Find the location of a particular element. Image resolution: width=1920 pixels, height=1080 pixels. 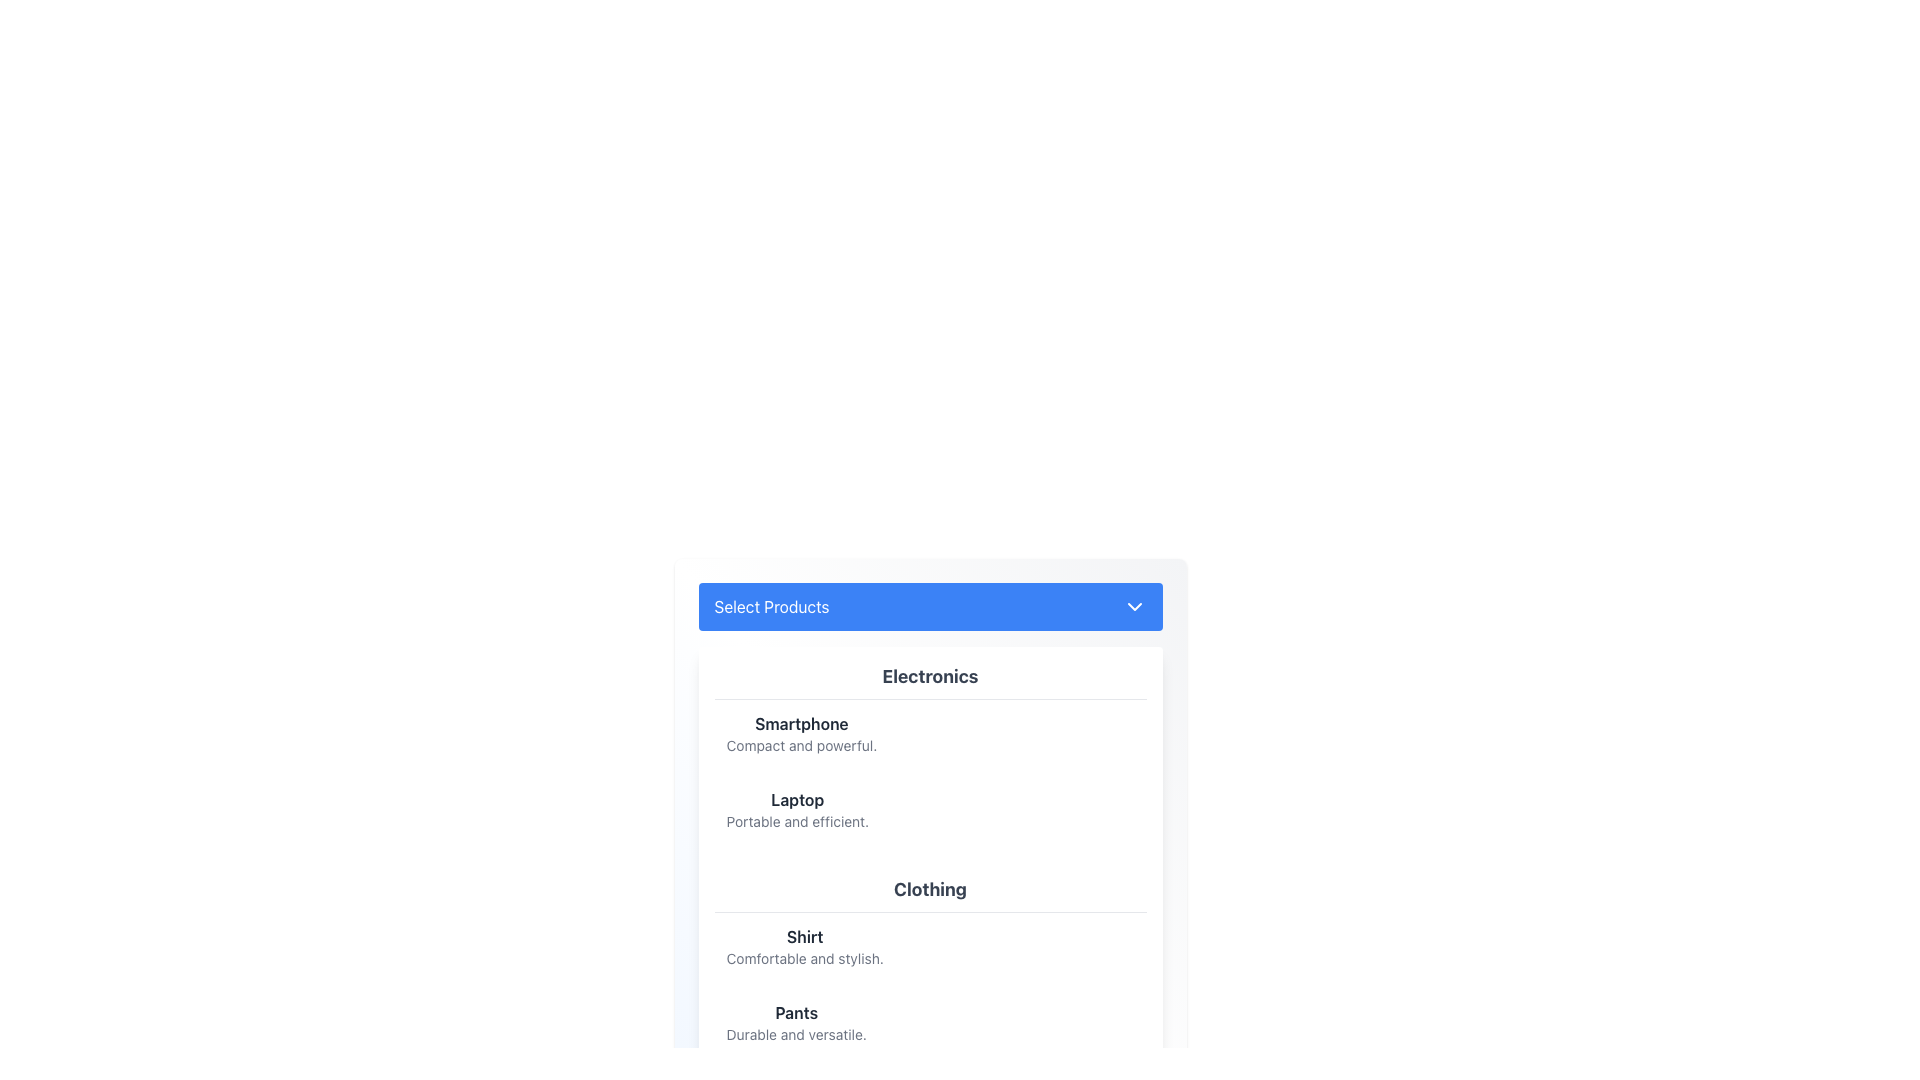

the text label displaying 'Smartphone' in bold, dark gray font, which is positioned above the descriptive text in the 'Electronics' category section is located at coordinates (801, 724).